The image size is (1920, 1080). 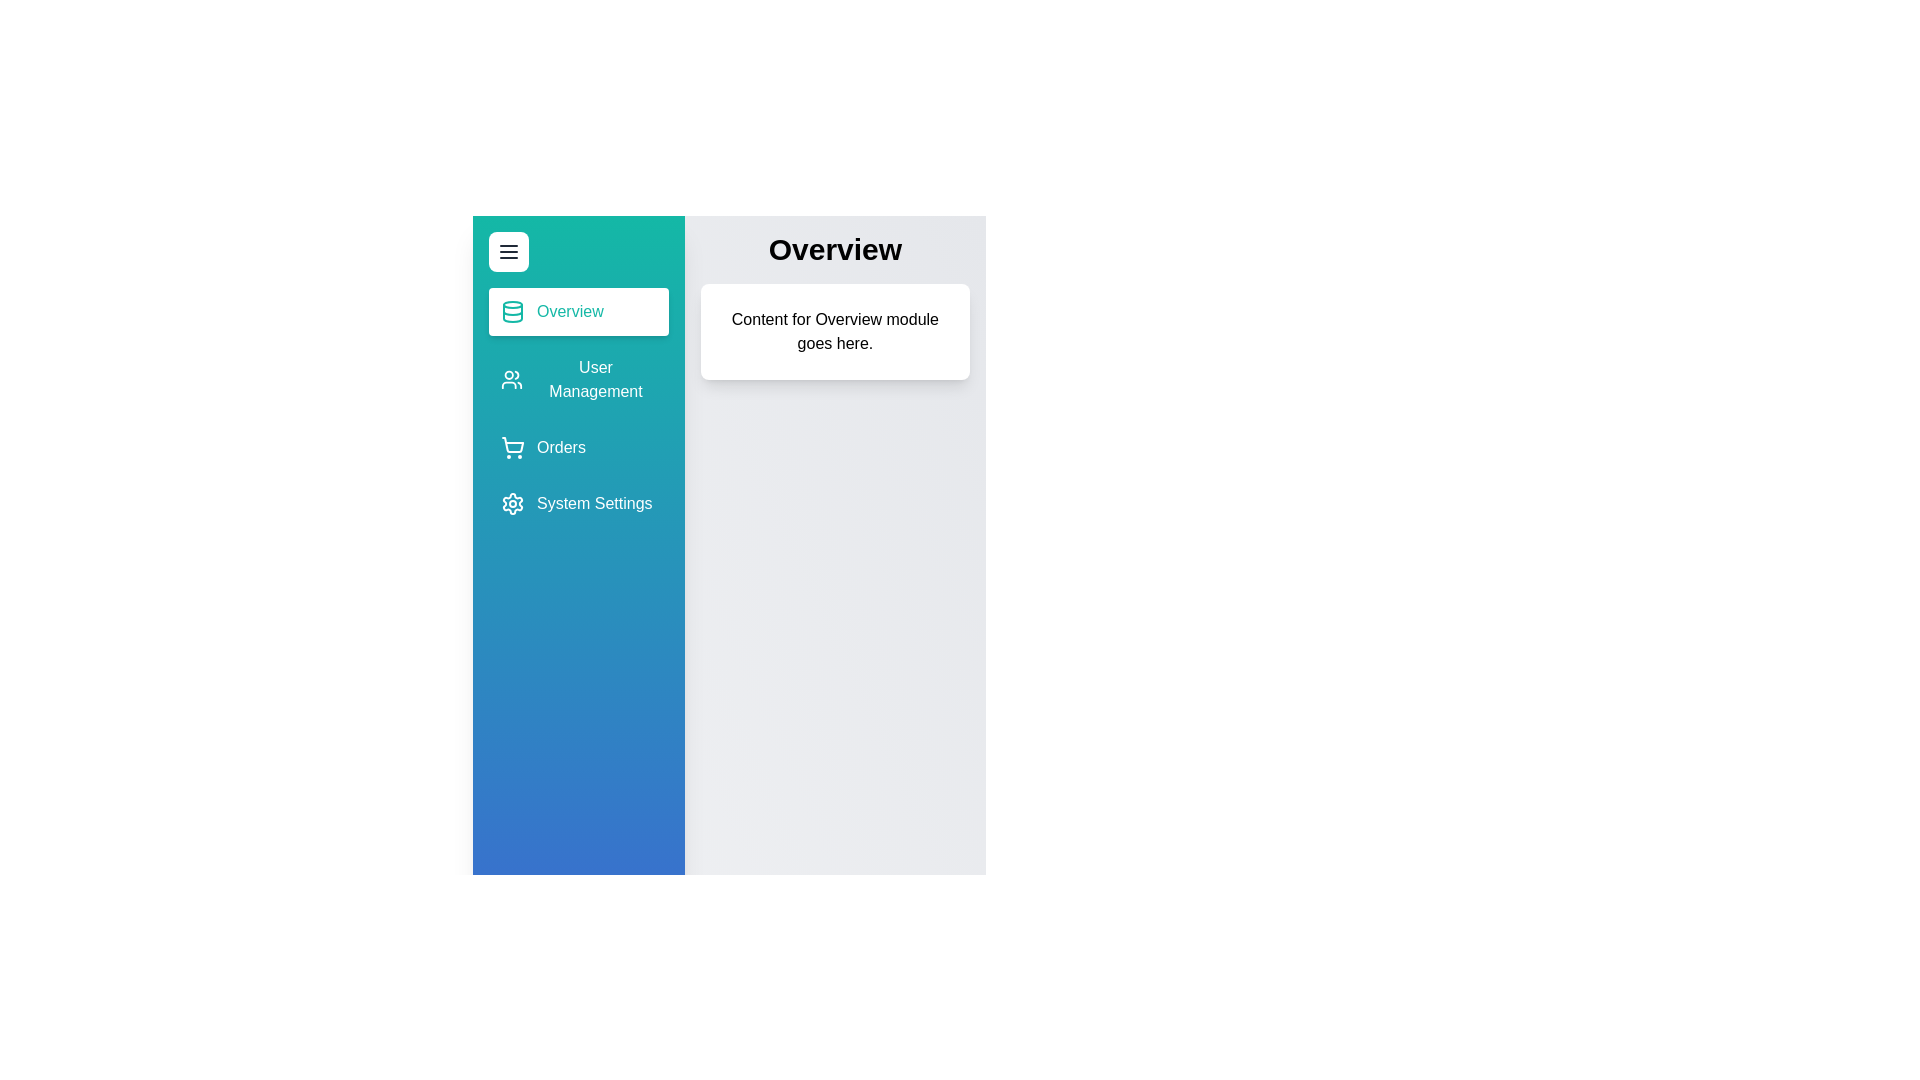 What do you see at coordinates (577, 503) in the screenshot?
I see `the module System Settings from the sidebar` at bounding box center [577, 503].